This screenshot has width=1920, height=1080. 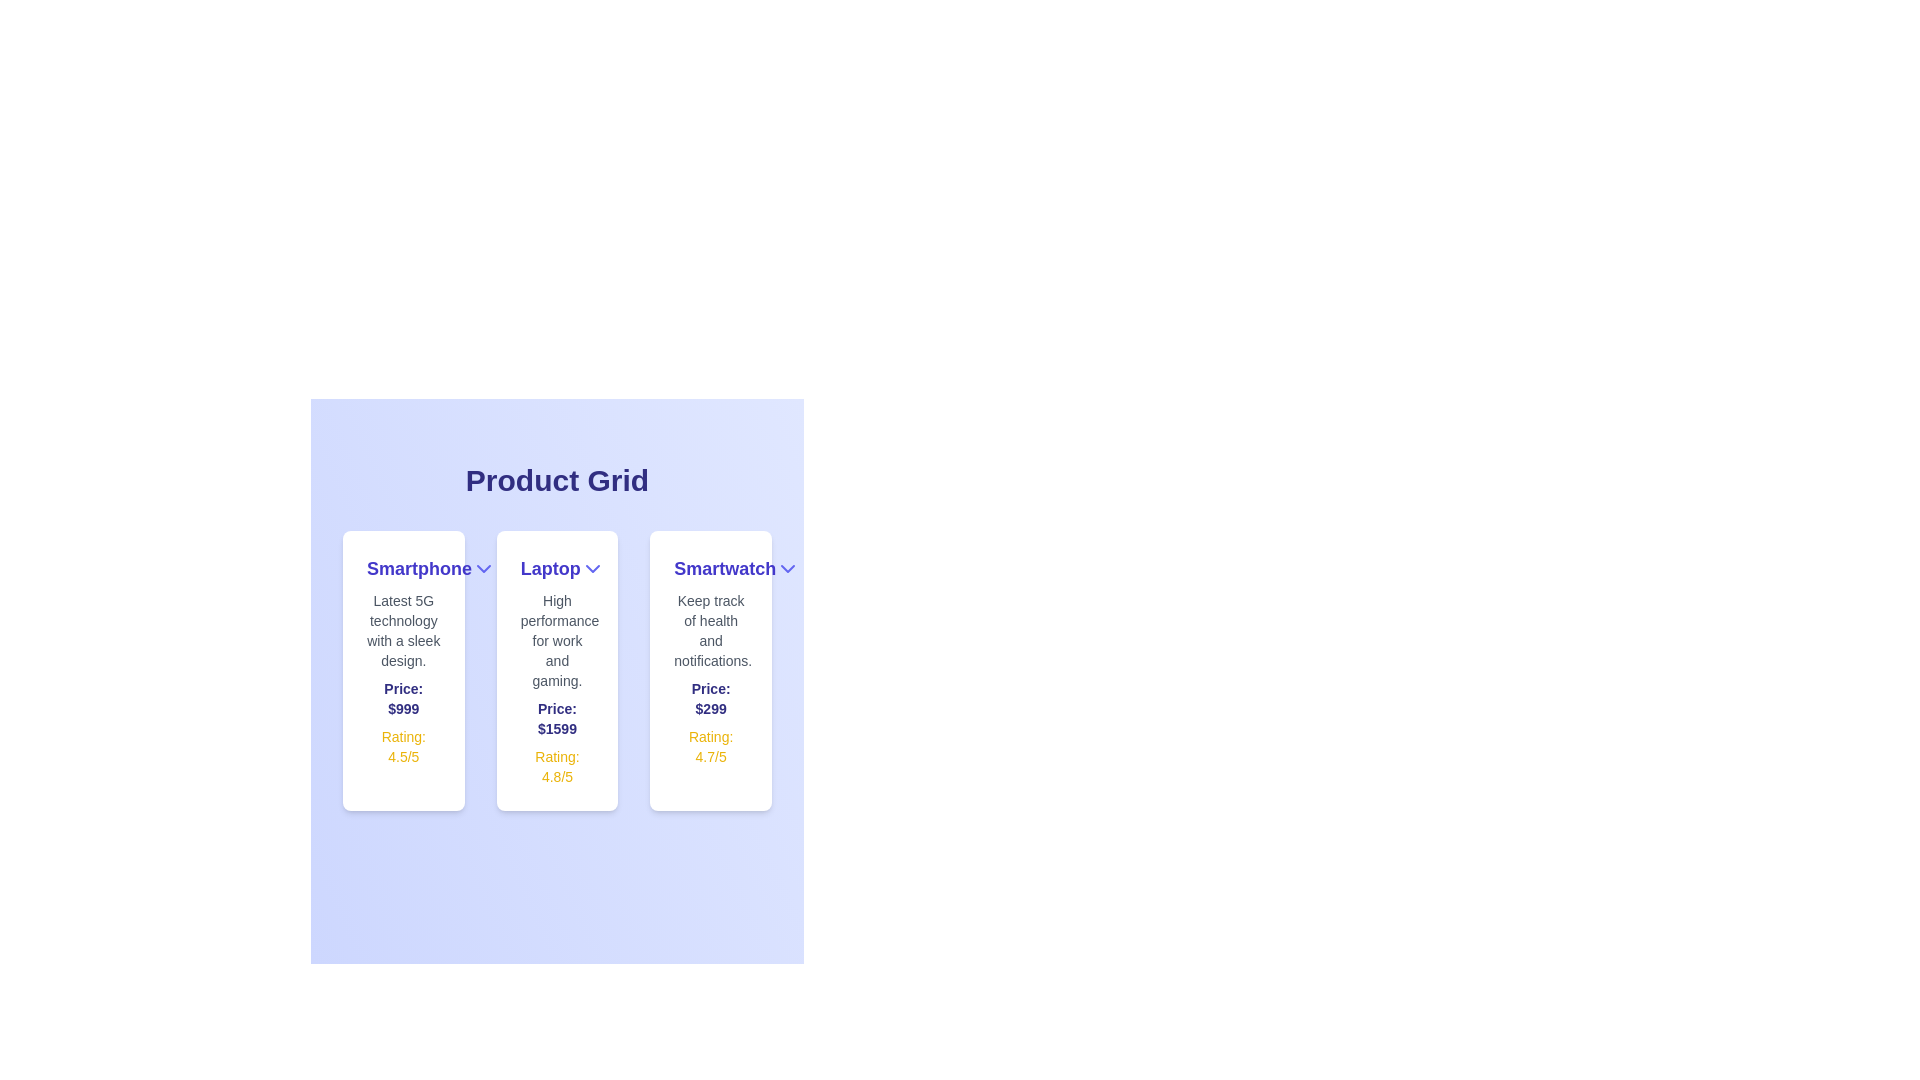 What do you see at coordinates (402, 671) in the screenshot?
I see `the smartphone product card, which is the first card in a grid layout showcasing product details including features, price, and rating` at bounding box center [402, 671].